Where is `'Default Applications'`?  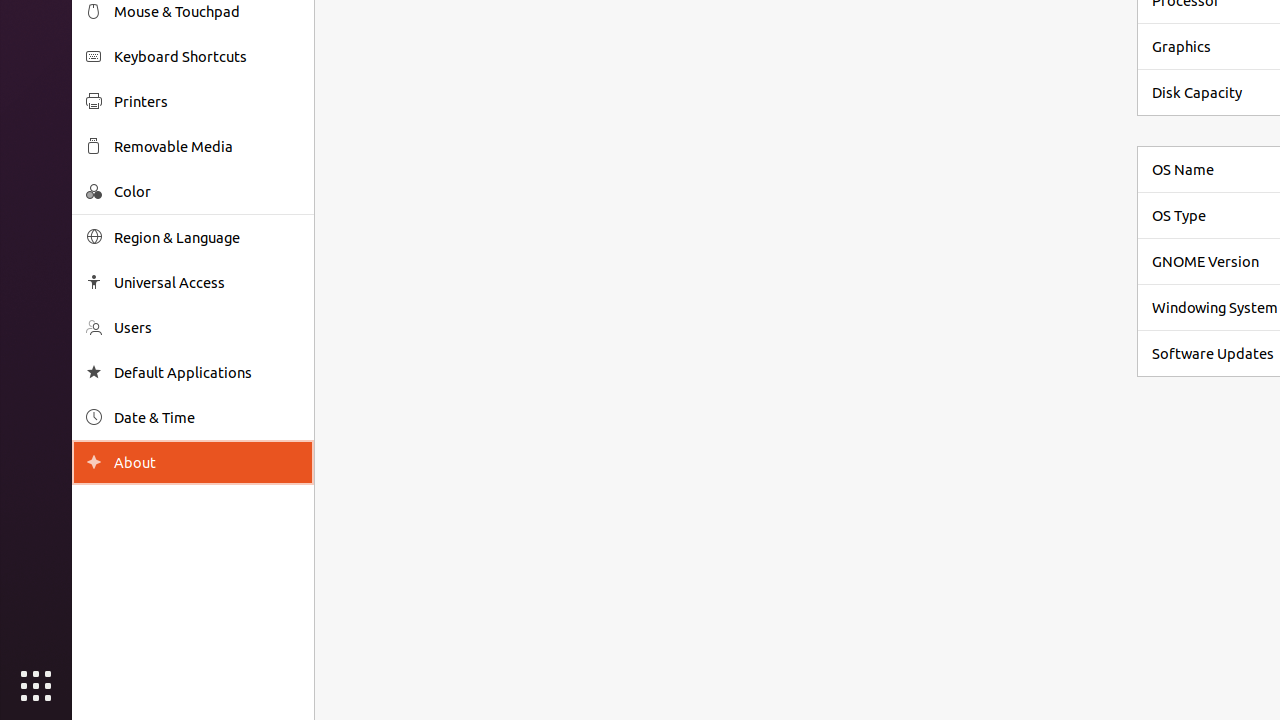 'Default Applications' is located at coordinates (206, 372).